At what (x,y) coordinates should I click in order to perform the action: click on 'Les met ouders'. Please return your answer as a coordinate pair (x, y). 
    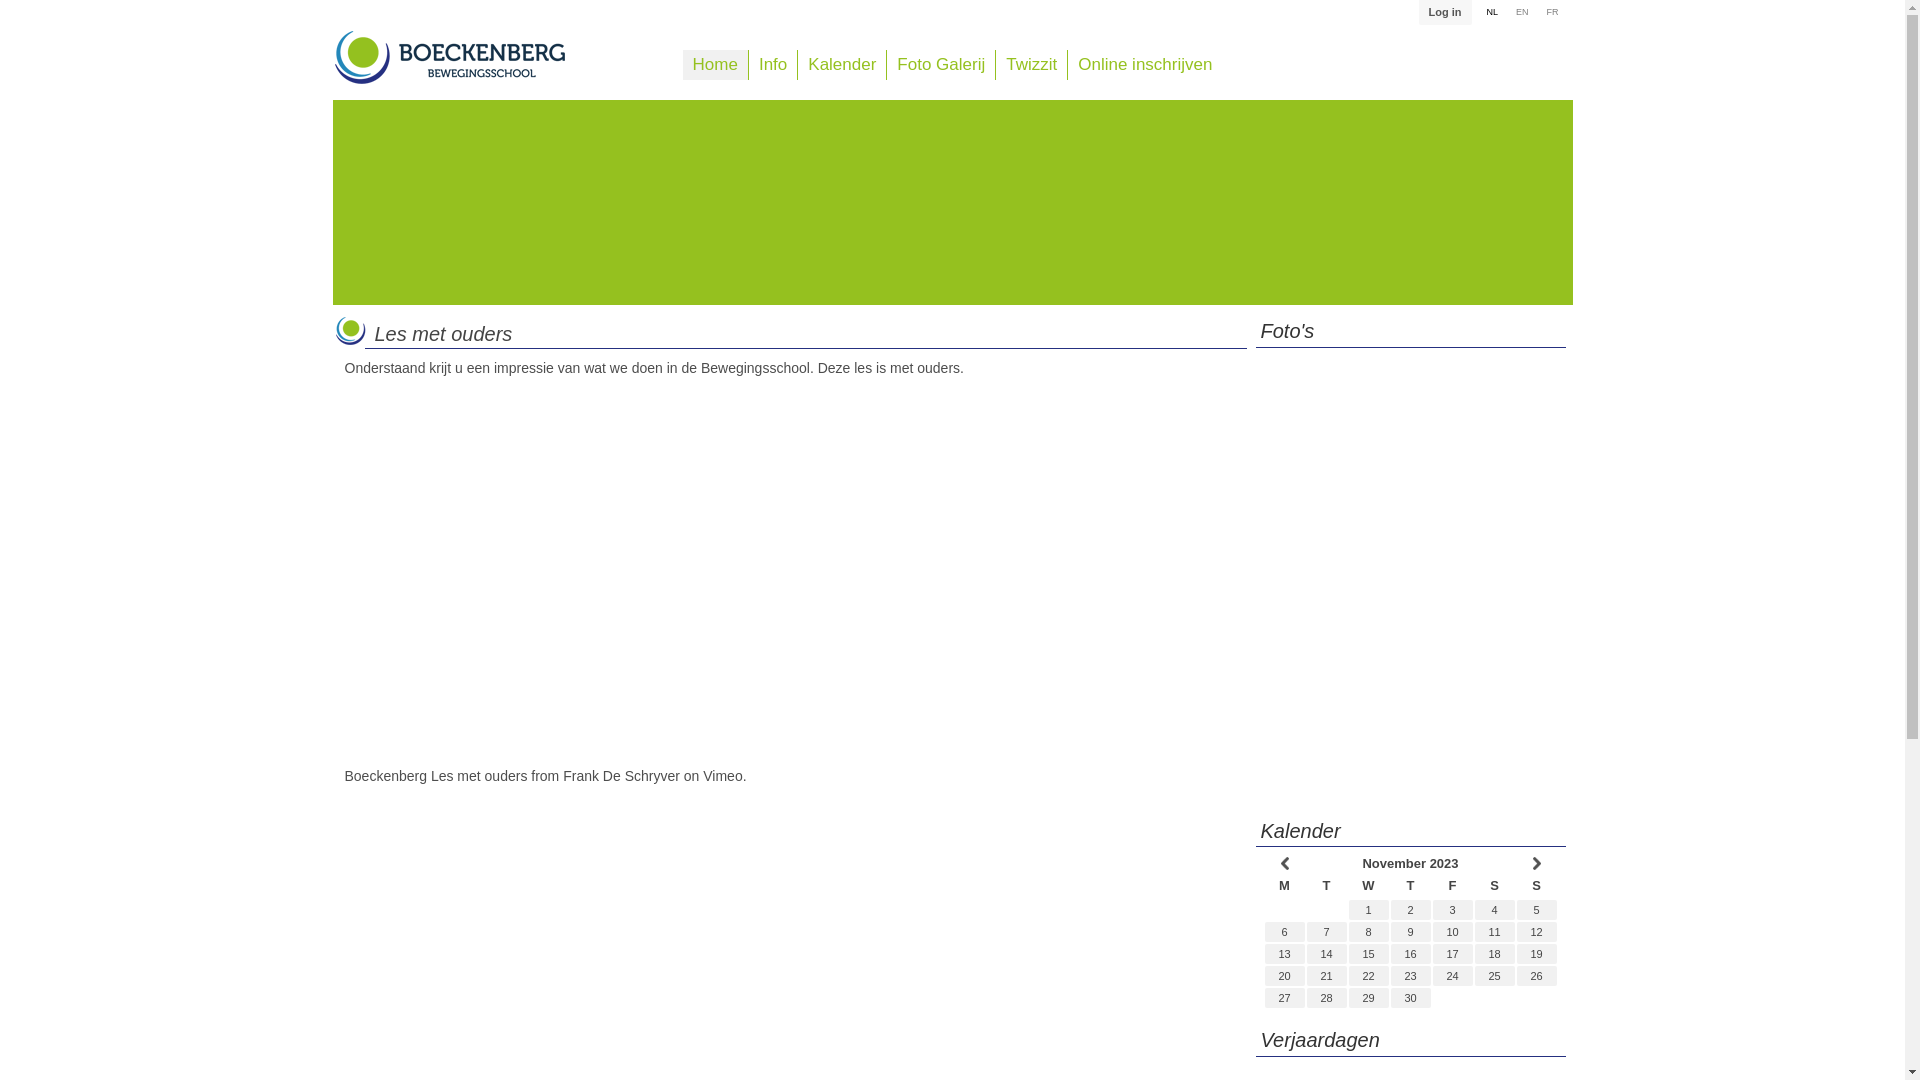
    Looking at the image, I should click on (441, 333).